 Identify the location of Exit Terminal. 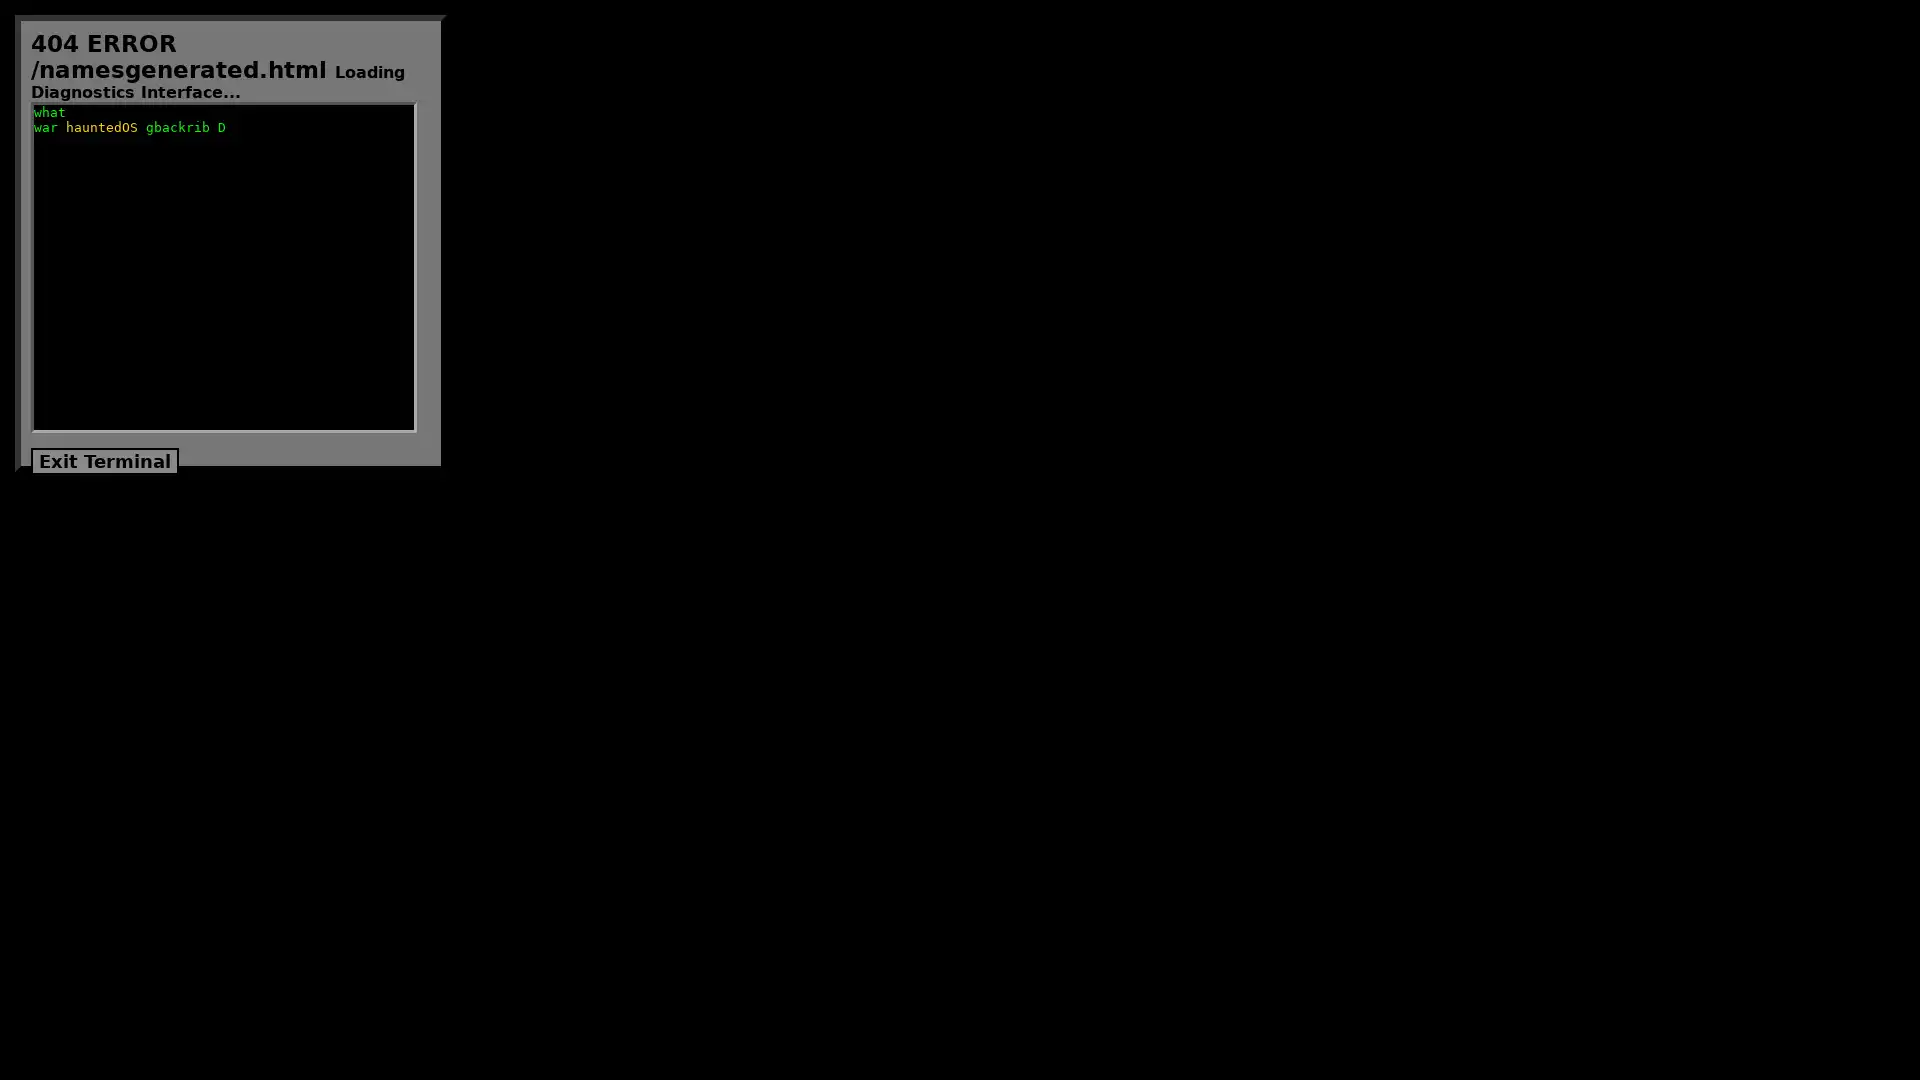
(104, 461).